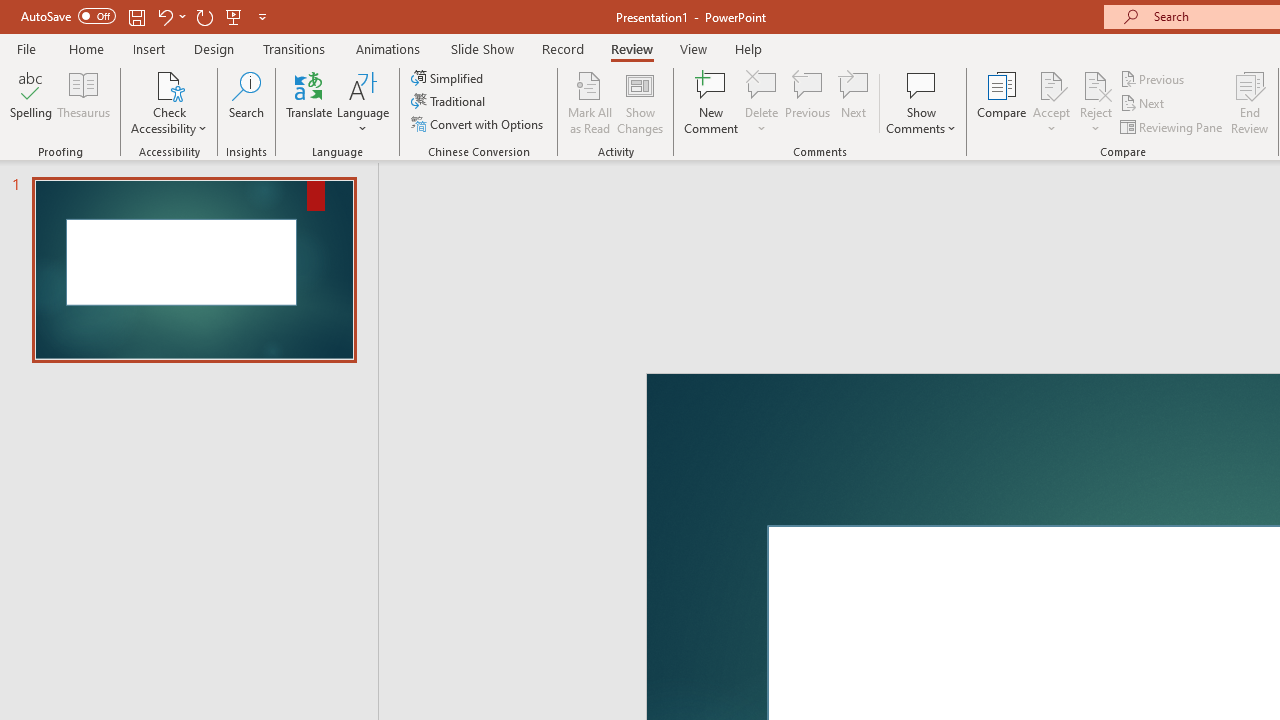  What do you see at coordinates (169, 103) in the screenshot?
I see `'Check Accessibility'` at bounding box center [169, 103].